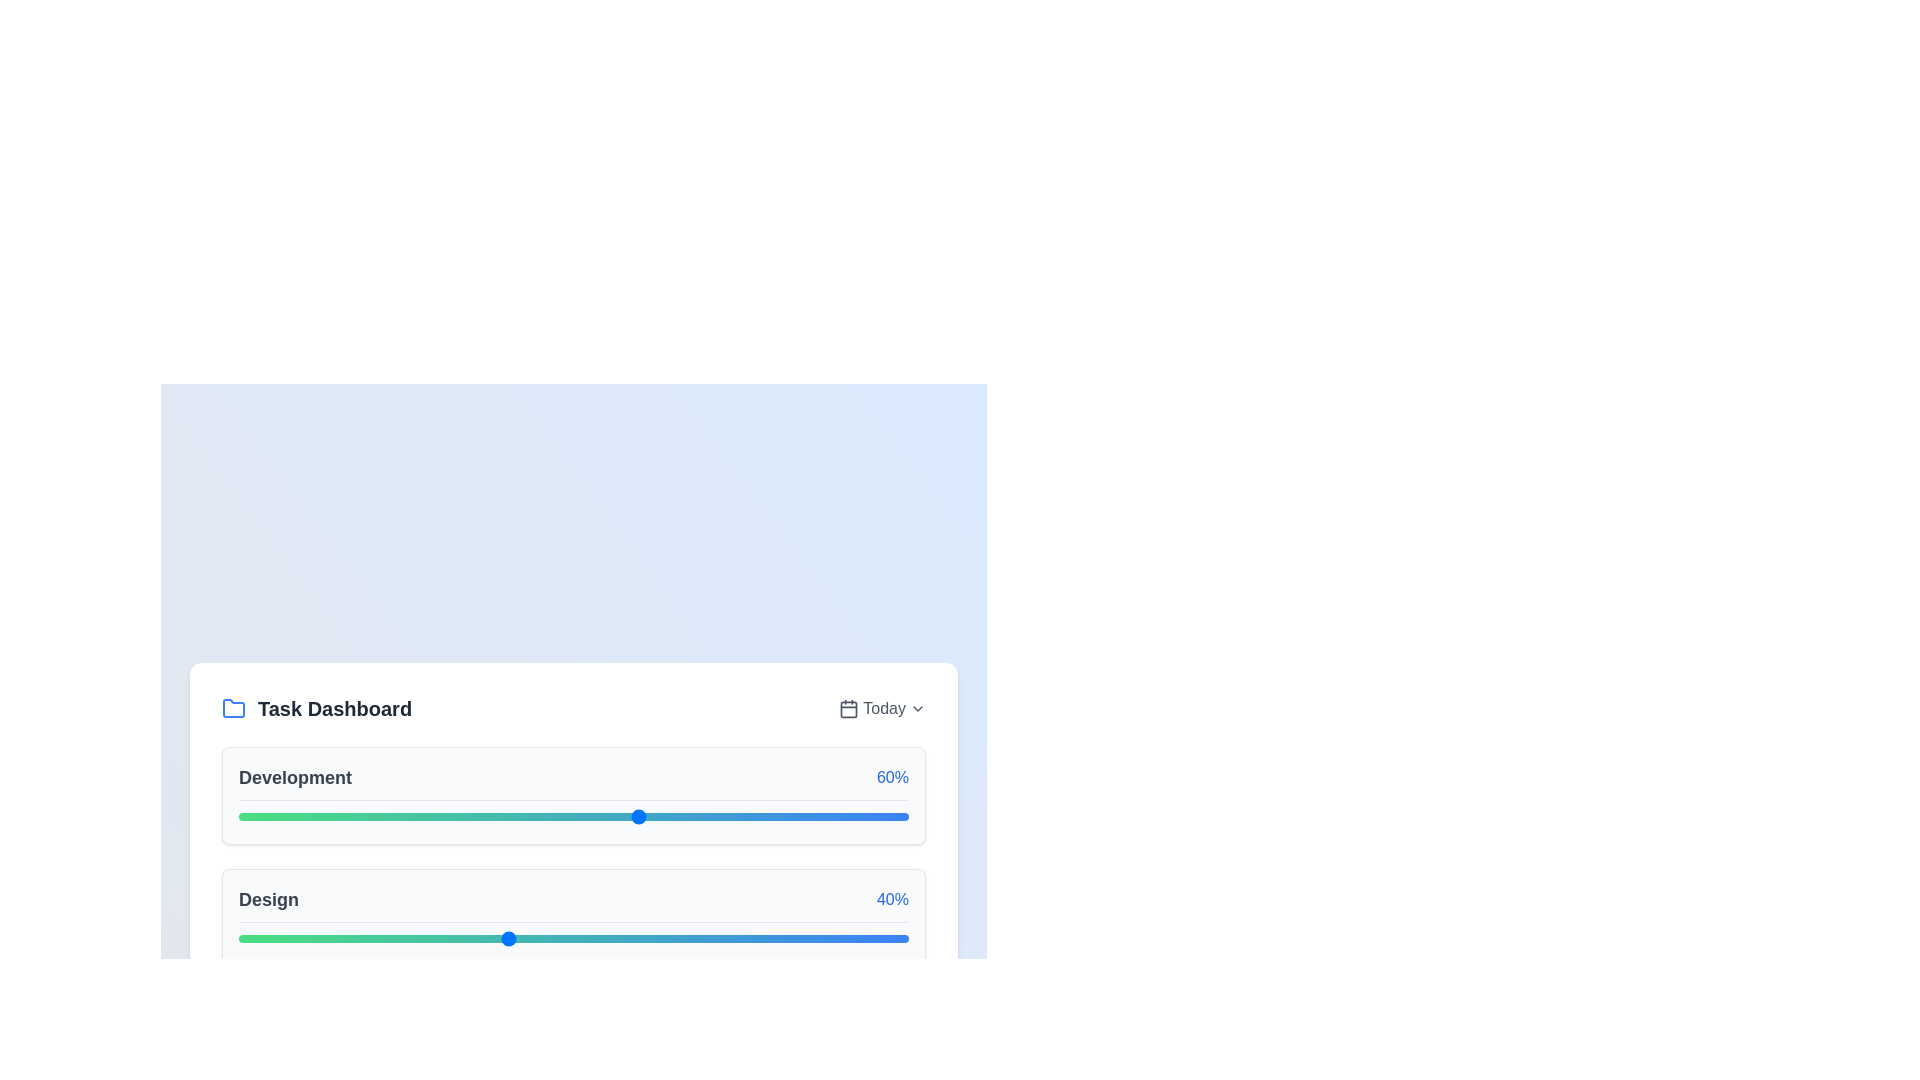 This screenshot has height=1080, width=1920. Describe the element at coordinates (540, 938) in the screenshot. I see `the progress of the 'Design' slider` at that location.